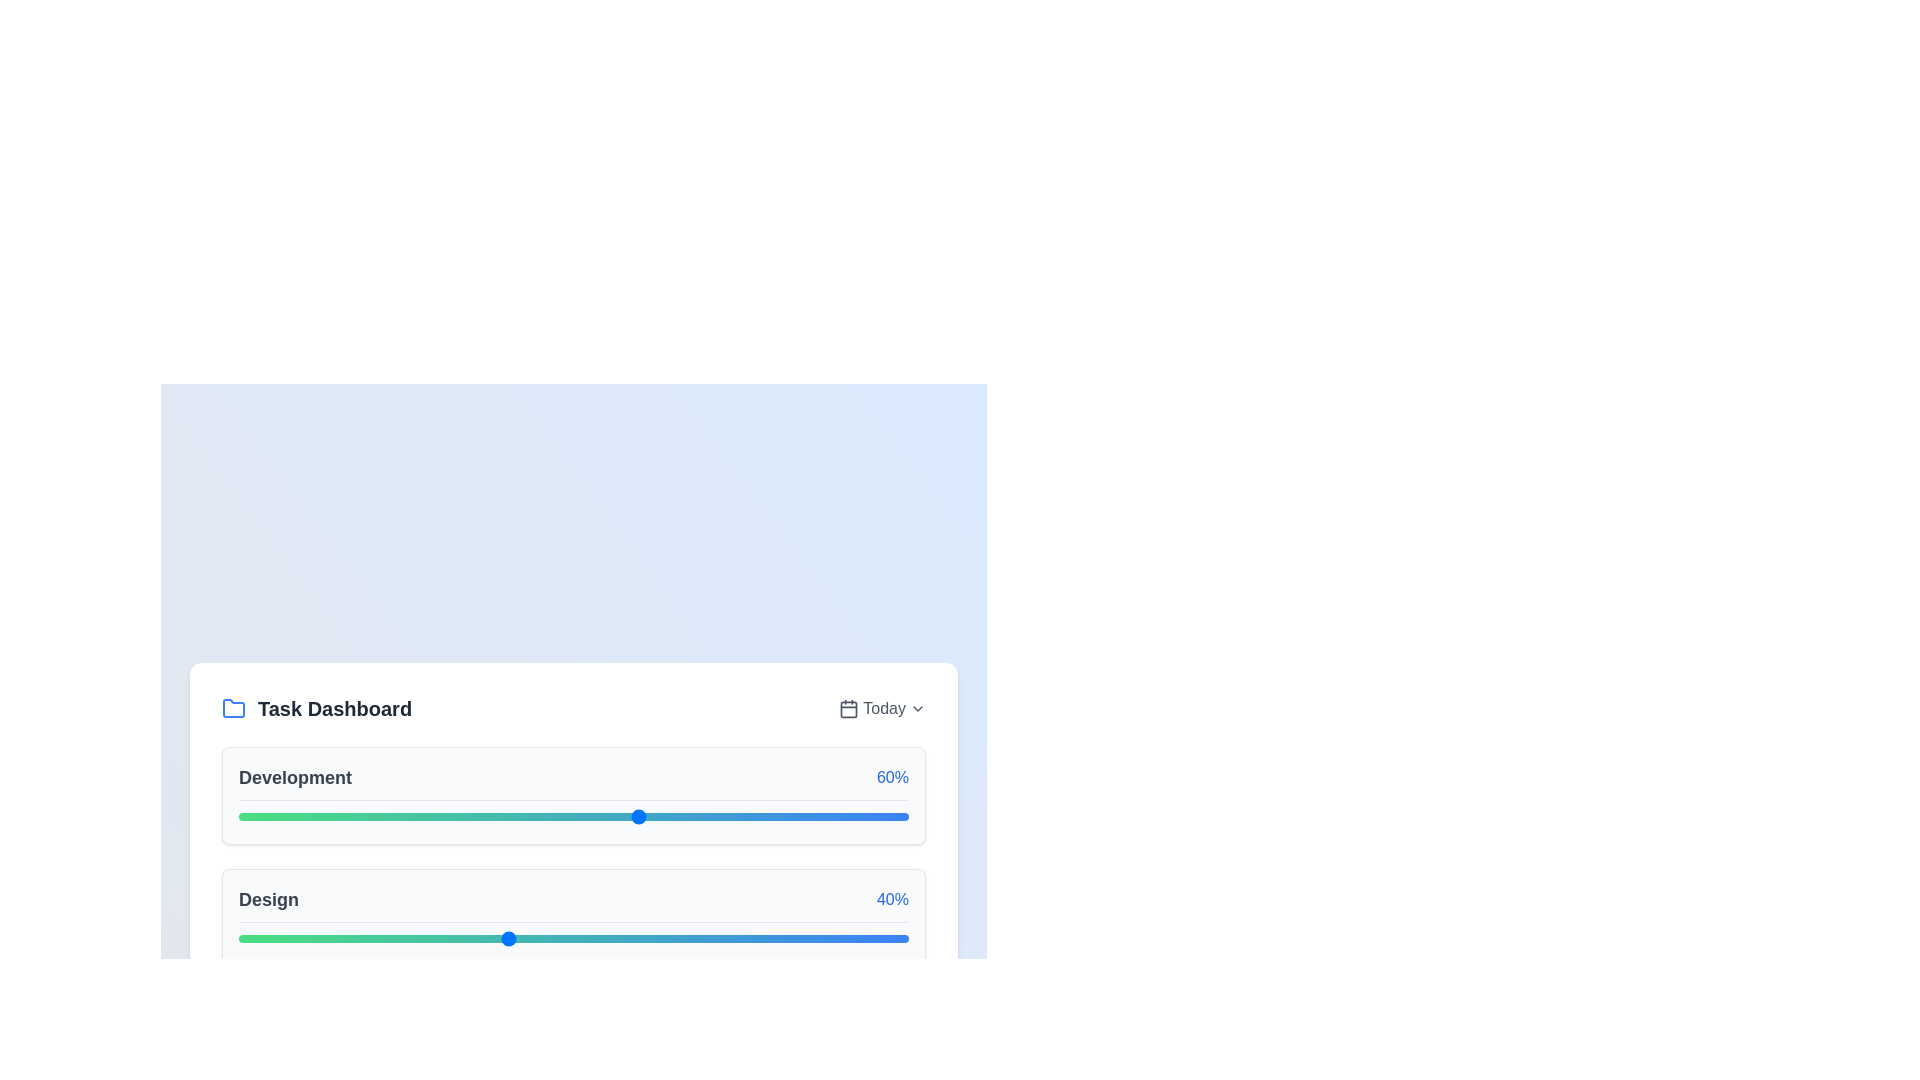 This screenshot has height=1080, width=1920. Describe the element at coordinates (540, 938) in the screenshot. I see `the progress of the 'Design' slider` at that location.